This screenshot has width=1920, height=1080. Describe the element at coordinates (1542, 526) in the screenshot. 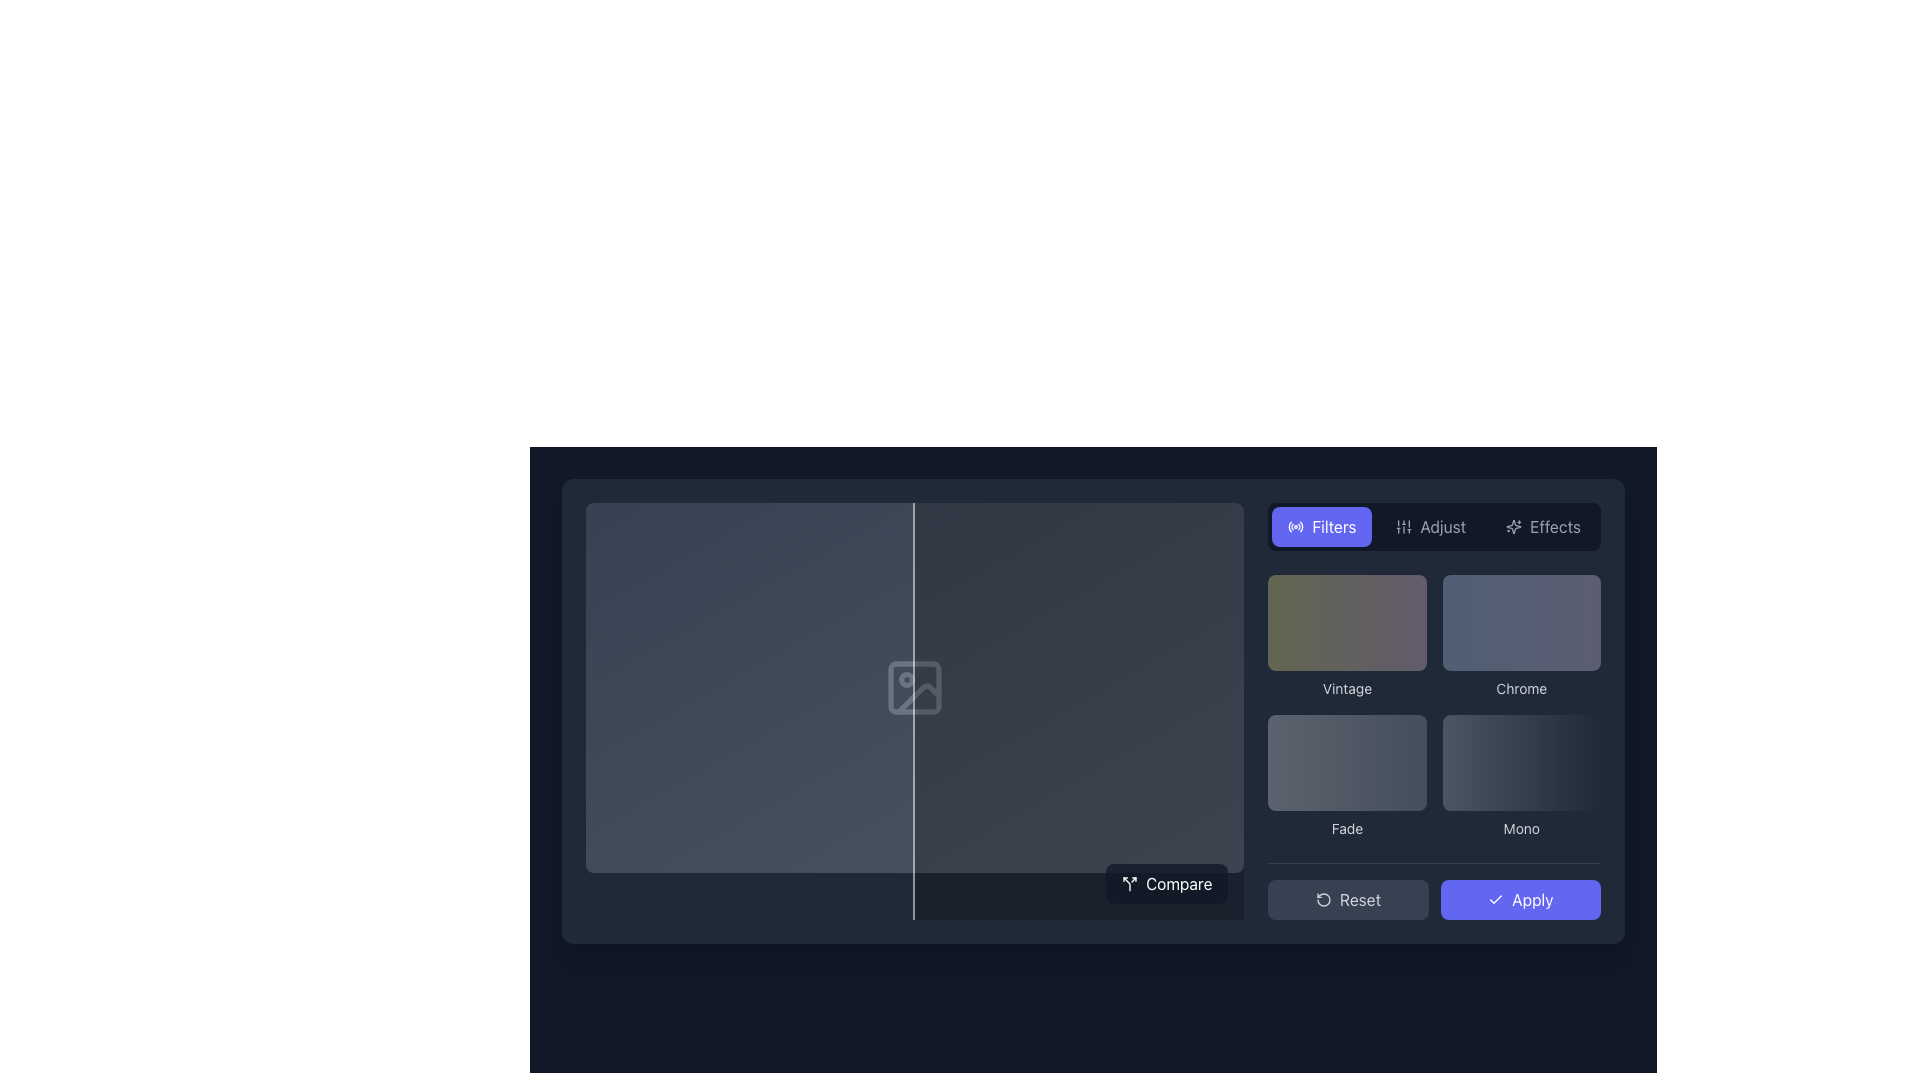

I see `the 'Effects' button, which has a dark gray background, rounded corners, a star-like icon on the left, and a light gray label on the right, positioned in the top-right area of the interface` at that location.